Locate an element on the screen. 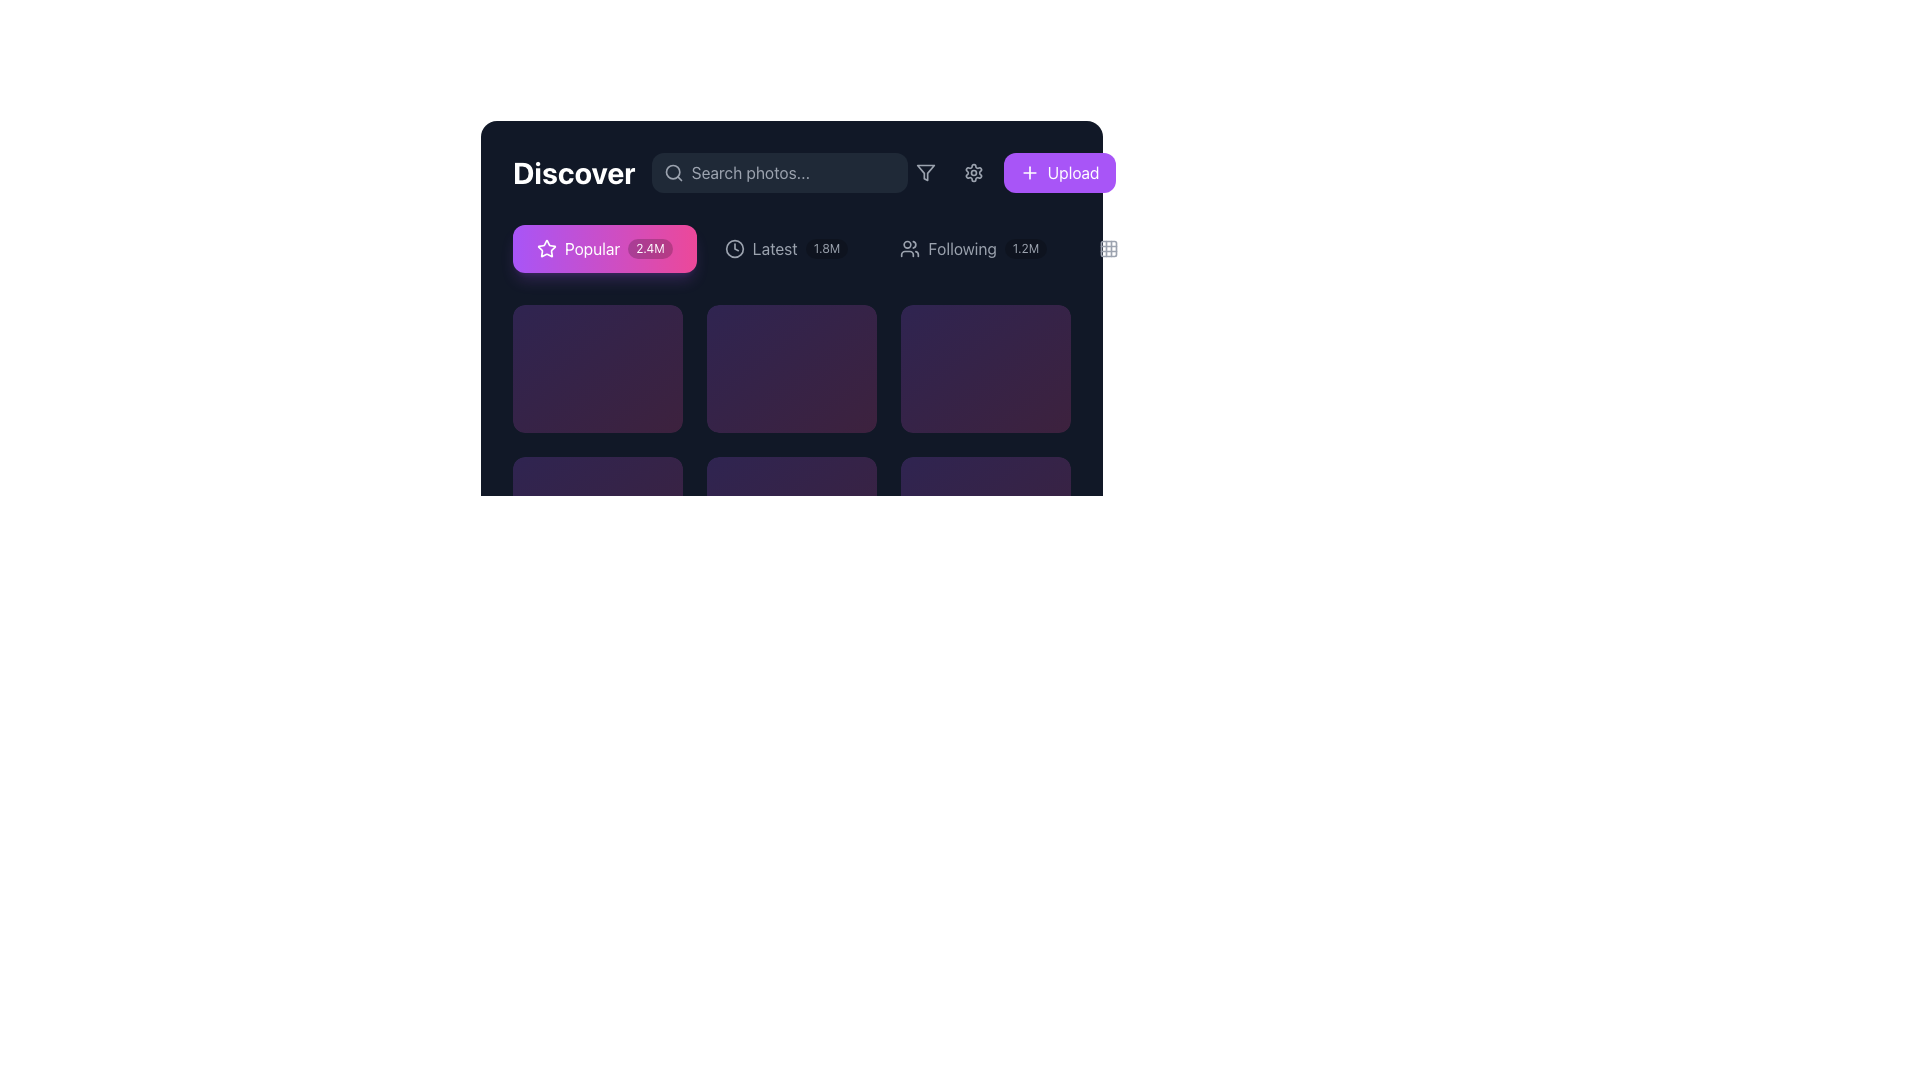 This screenshot has height=1080, width=1920. the Badge that indicates the number of items, views, or followers associated with the 'Latest' category, located near the top center of the interface adjacent to the text 'Latest' is located at coordinates (827, 248).